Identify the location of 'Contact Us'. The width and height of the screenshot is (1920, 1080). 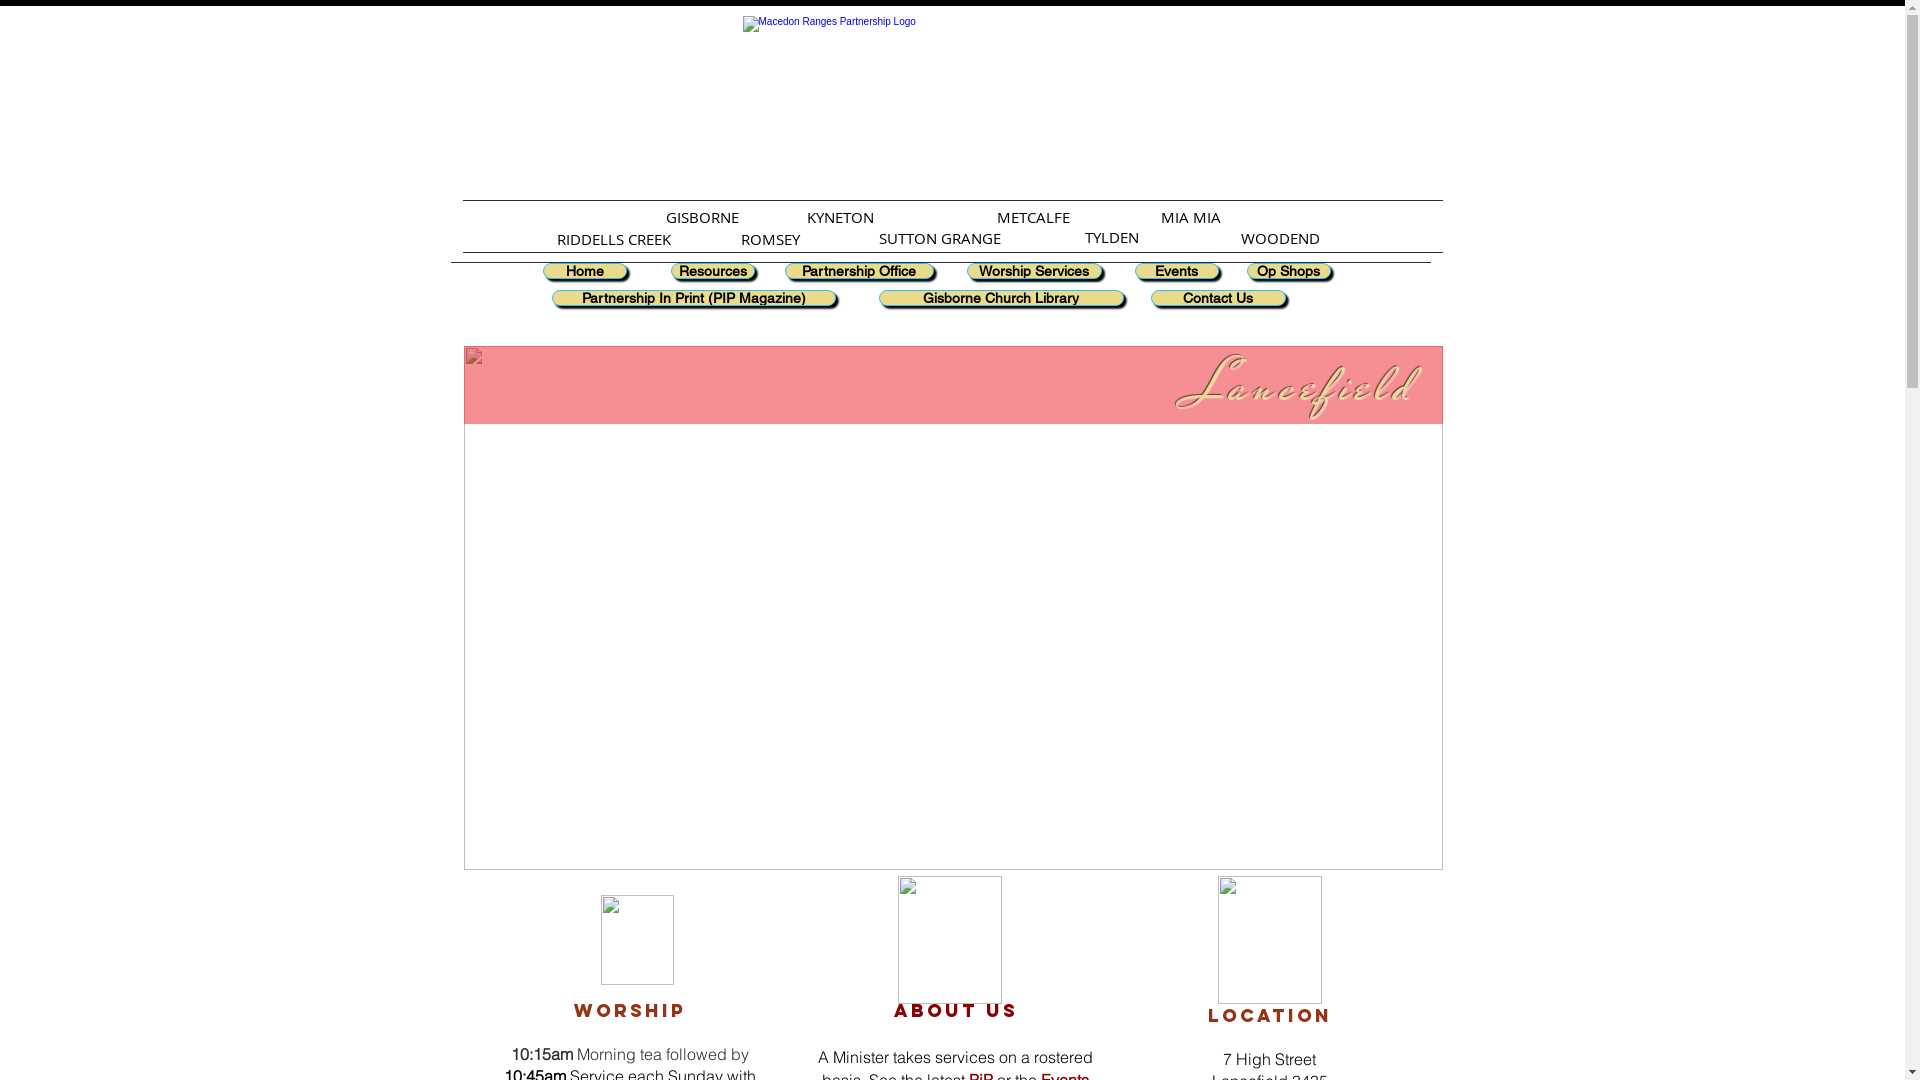
(1216, 297).